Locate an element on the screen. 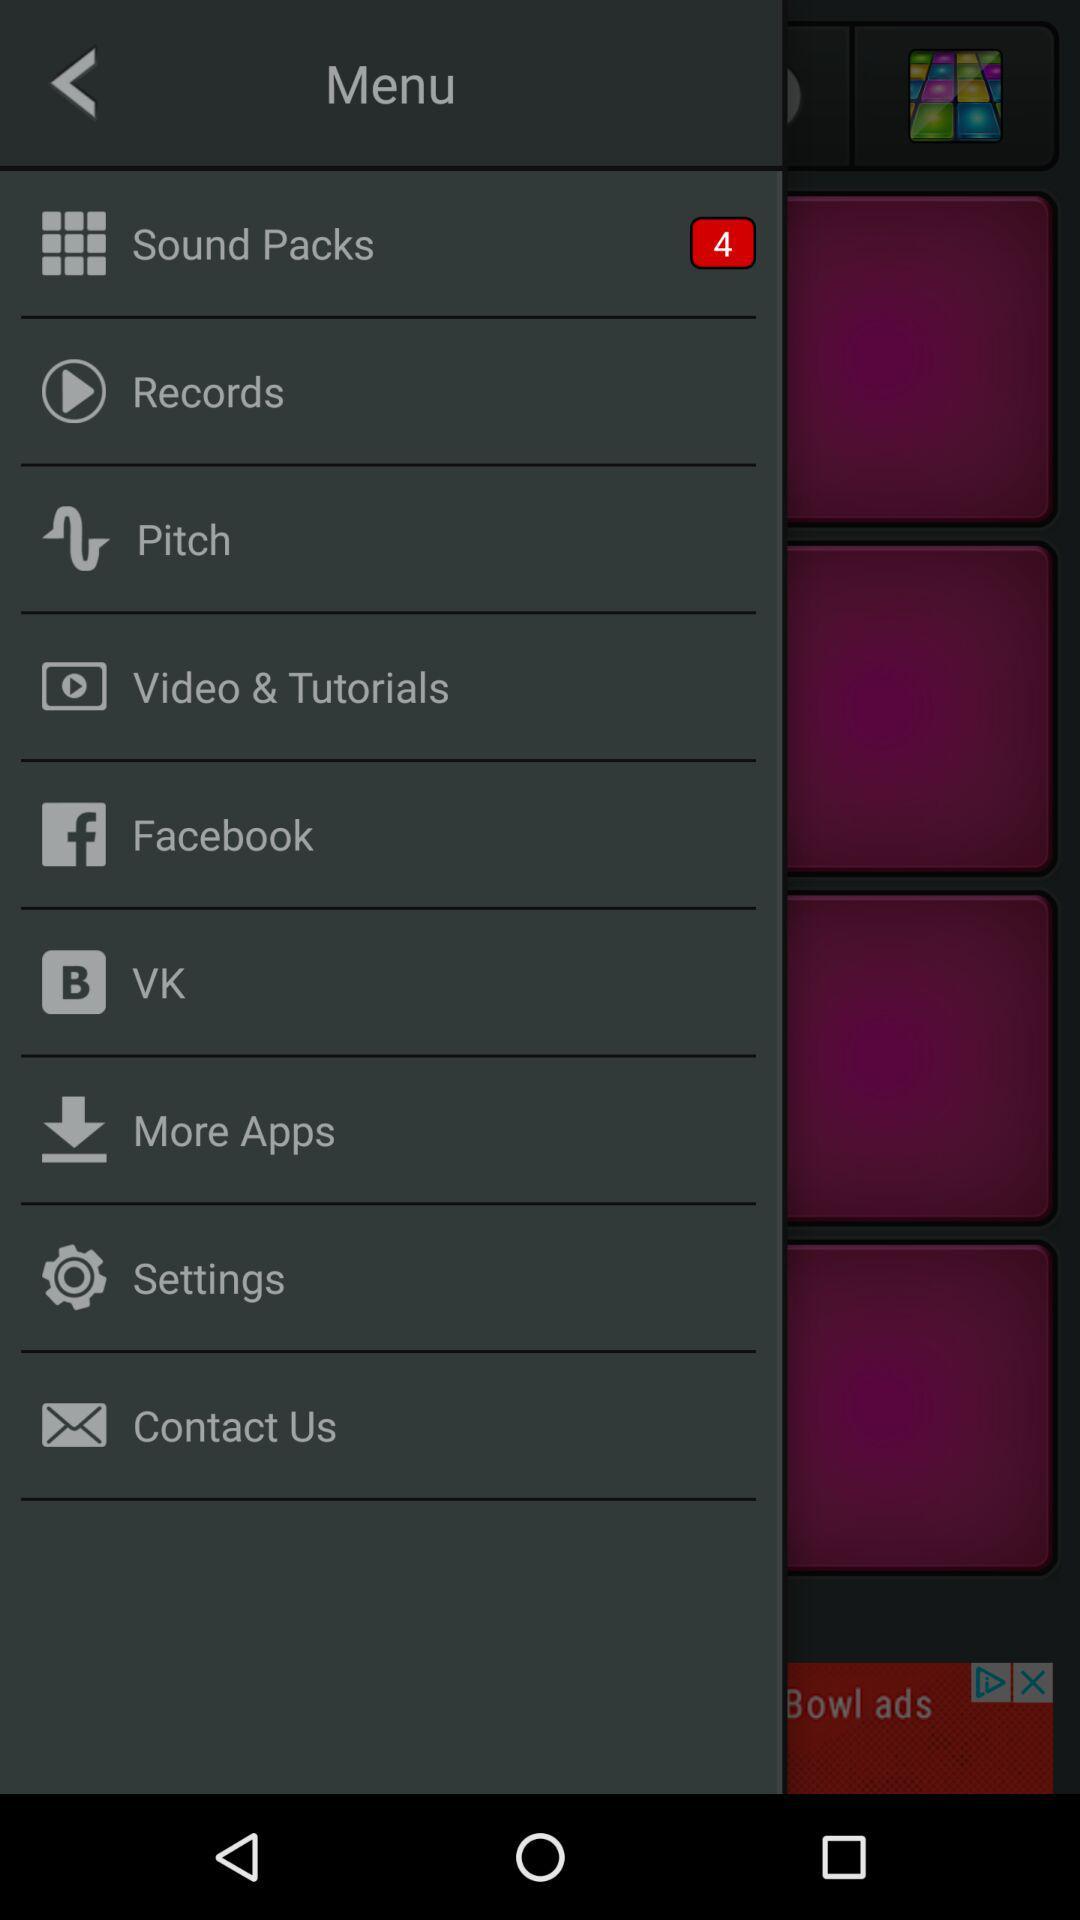  the pic on top right is located at coordinates (954, 95).